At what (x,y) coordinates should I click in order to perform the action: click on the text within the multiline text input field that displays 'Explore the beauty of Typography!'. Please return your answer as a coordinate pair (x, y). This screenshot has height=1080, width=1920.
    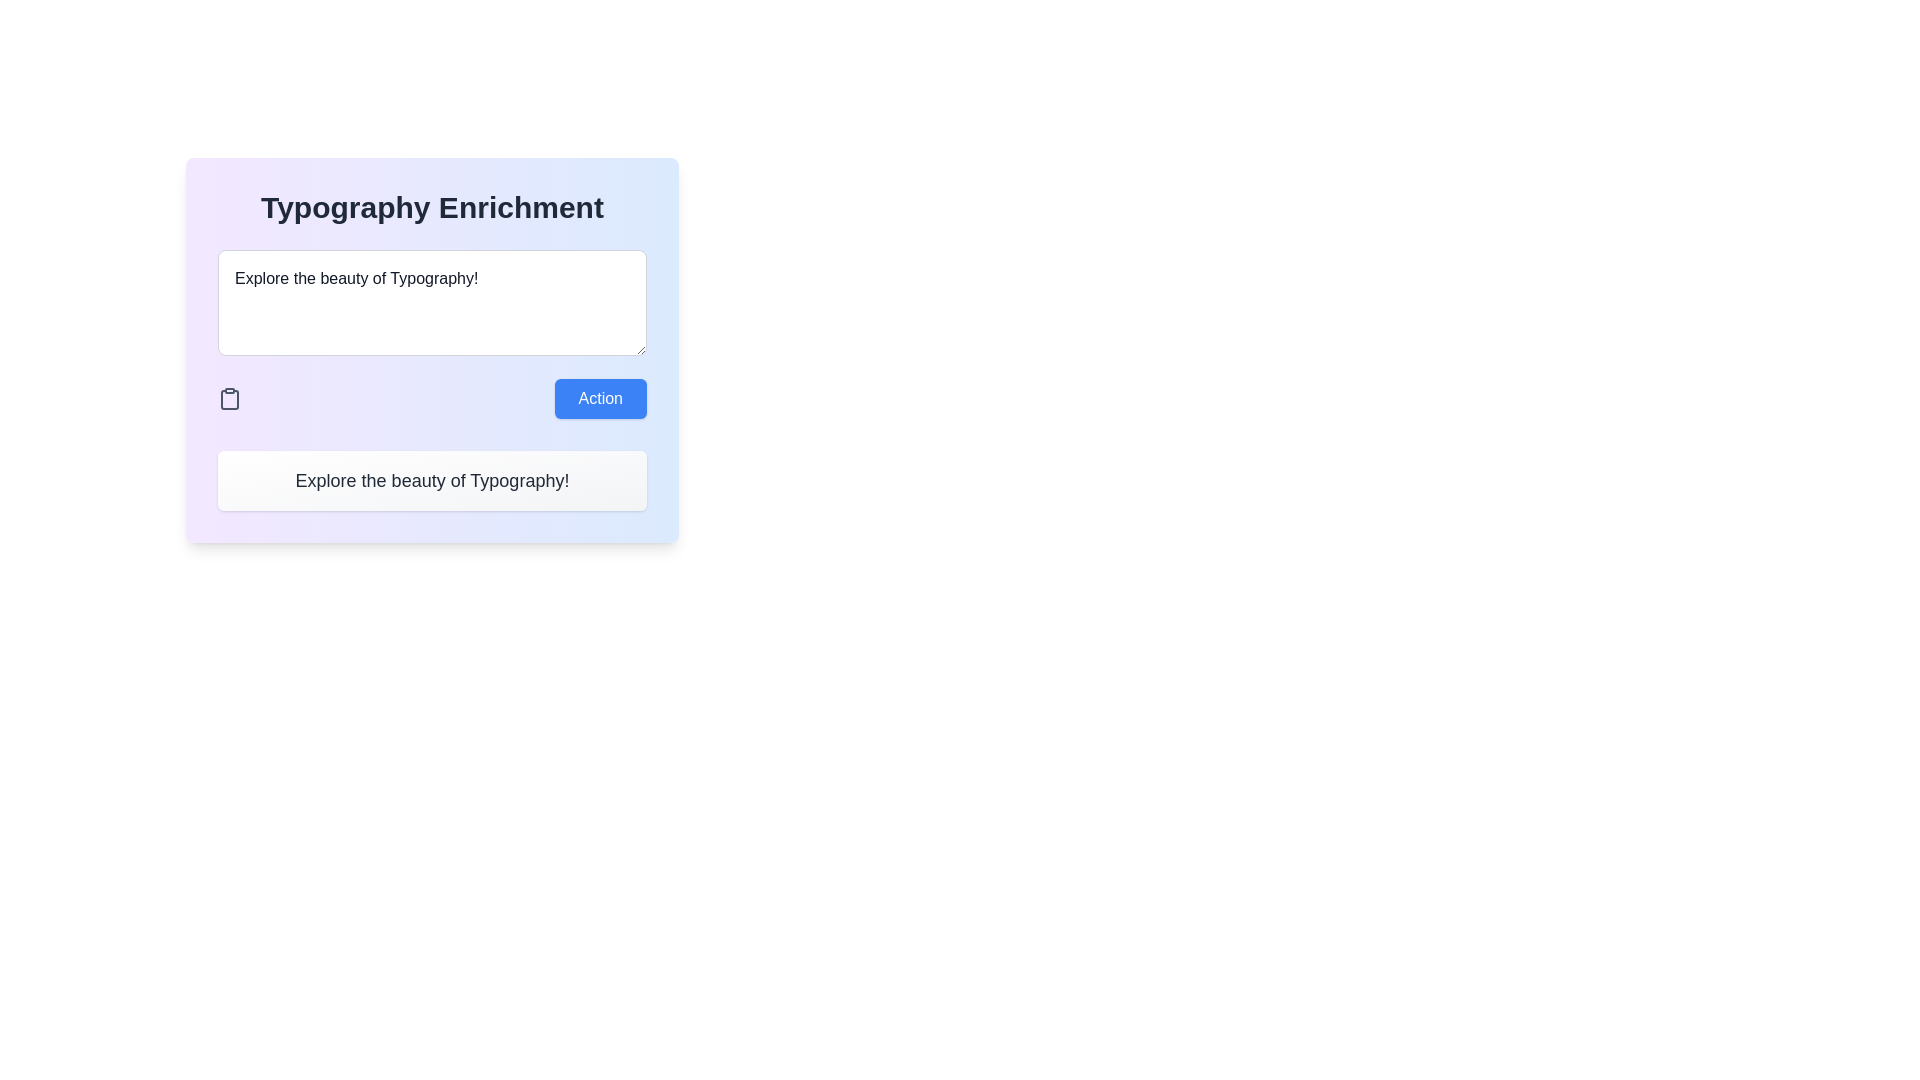
    Looking at the image, I should click on (431, 303).